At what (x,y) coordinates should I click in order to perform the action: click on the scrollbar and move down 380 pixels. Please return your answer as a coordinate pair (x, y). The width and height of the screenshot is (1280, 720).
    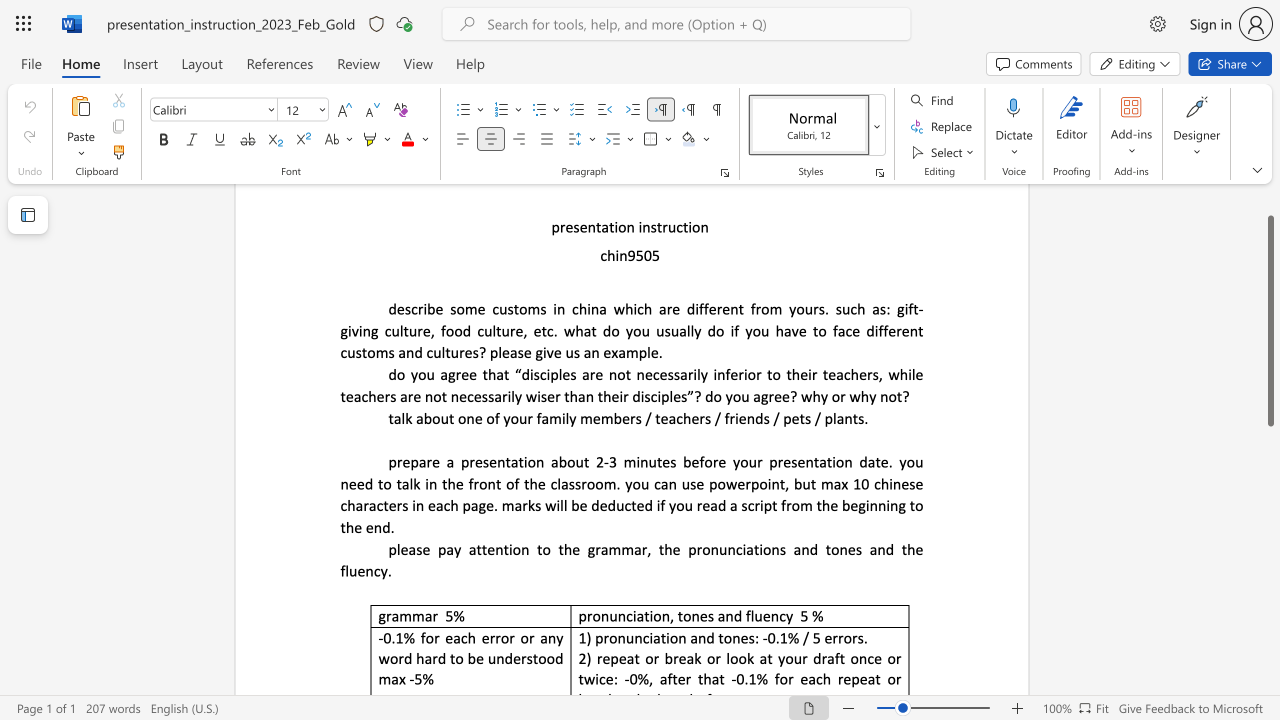
    Looking at the image, I should click on (1269, 320).